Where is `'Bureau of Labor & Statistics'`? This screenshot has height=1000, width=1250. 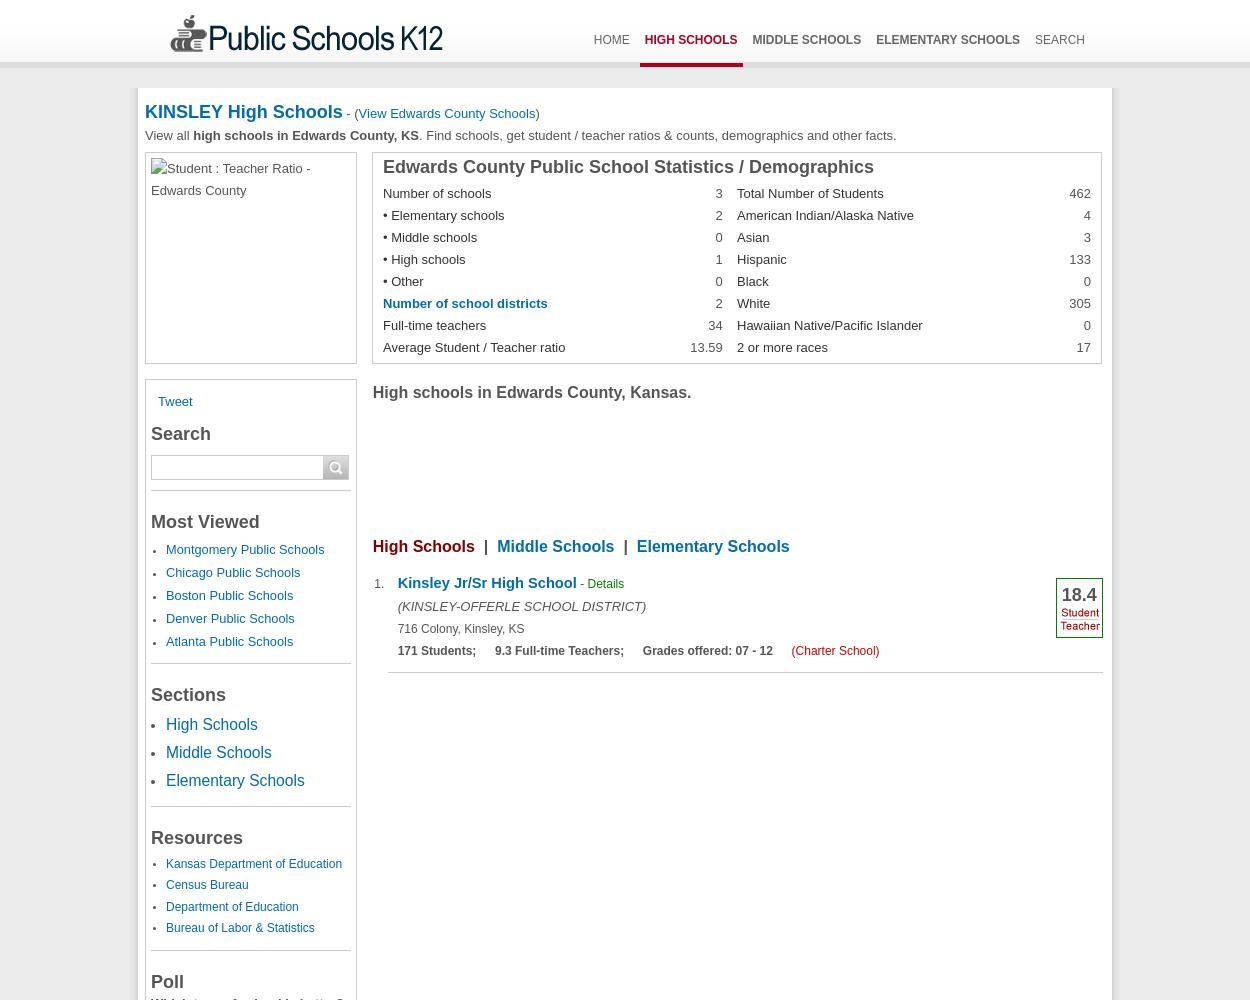
'Bureau of Labor & Statistics' is located at coordinates (239, 928).